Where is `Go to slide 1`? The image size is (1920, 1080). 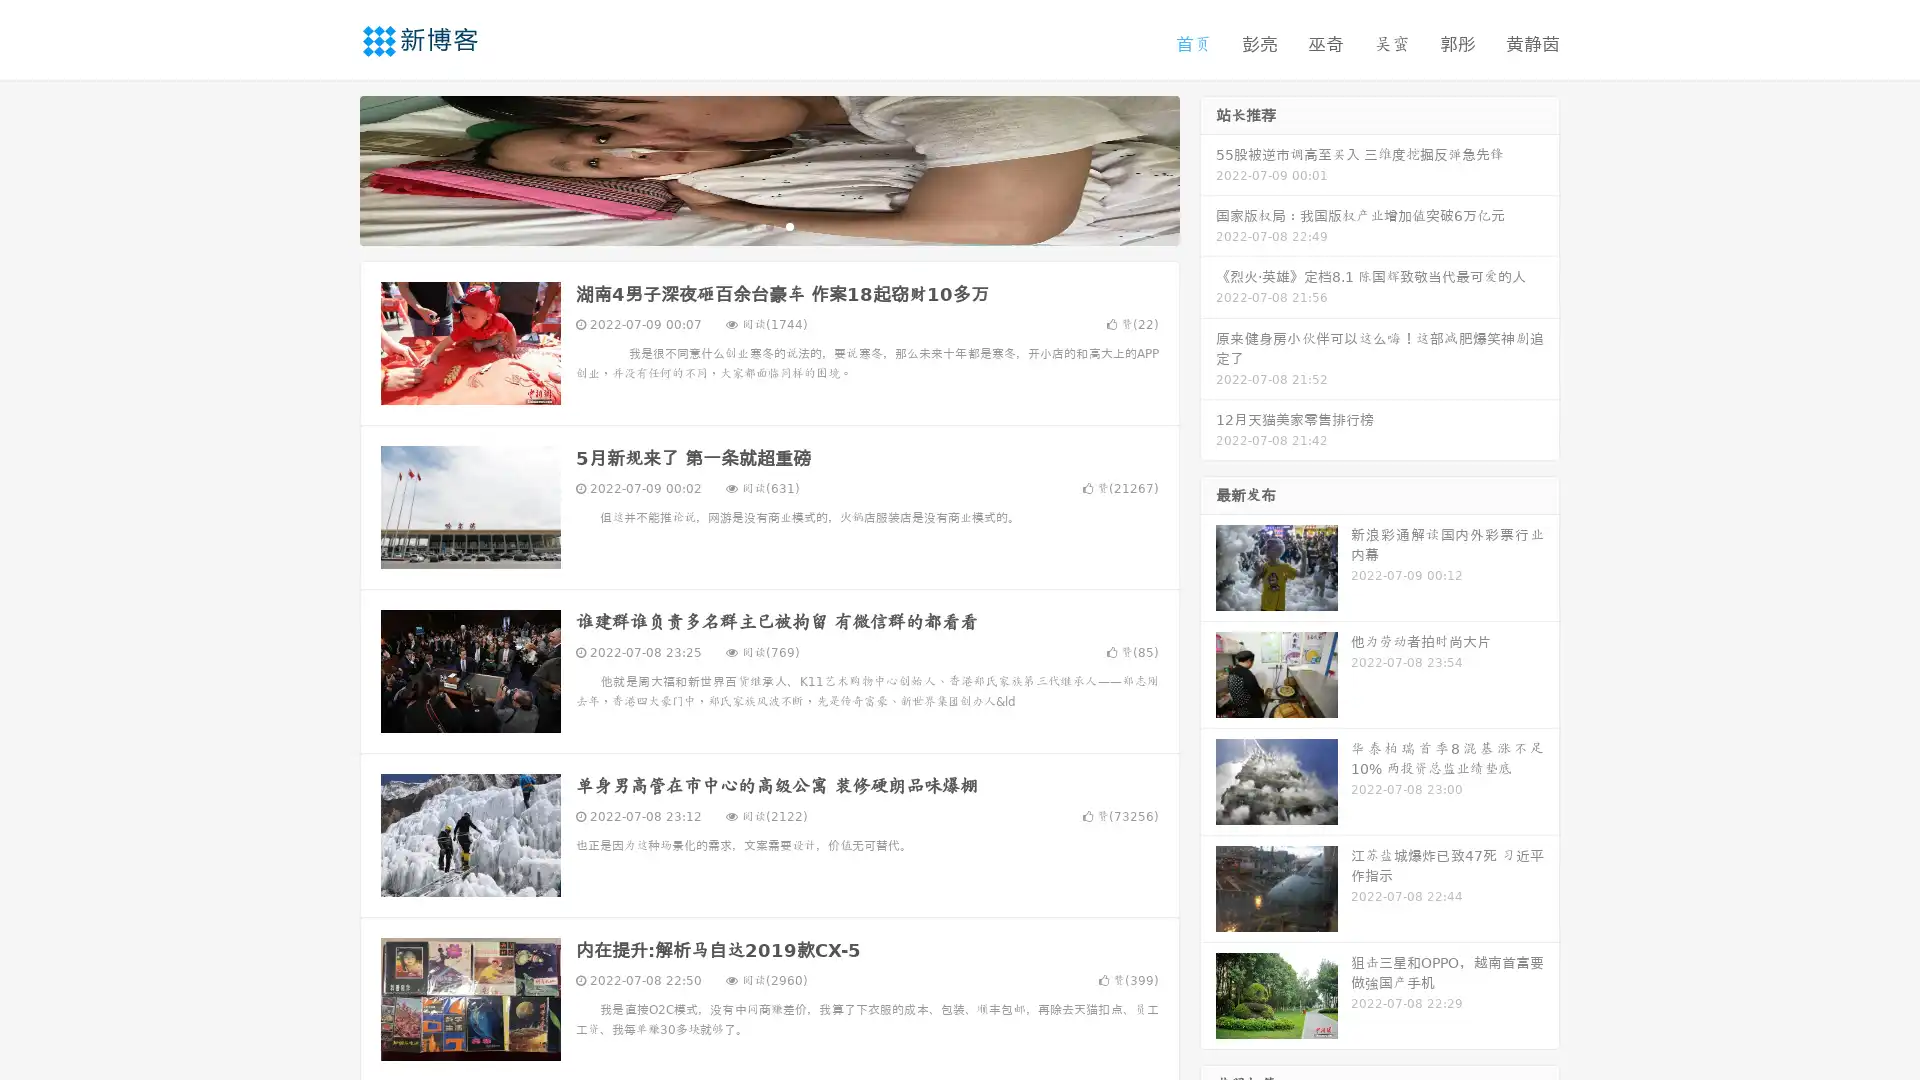
Go to slide 1 is located at coordinates (748, 225).